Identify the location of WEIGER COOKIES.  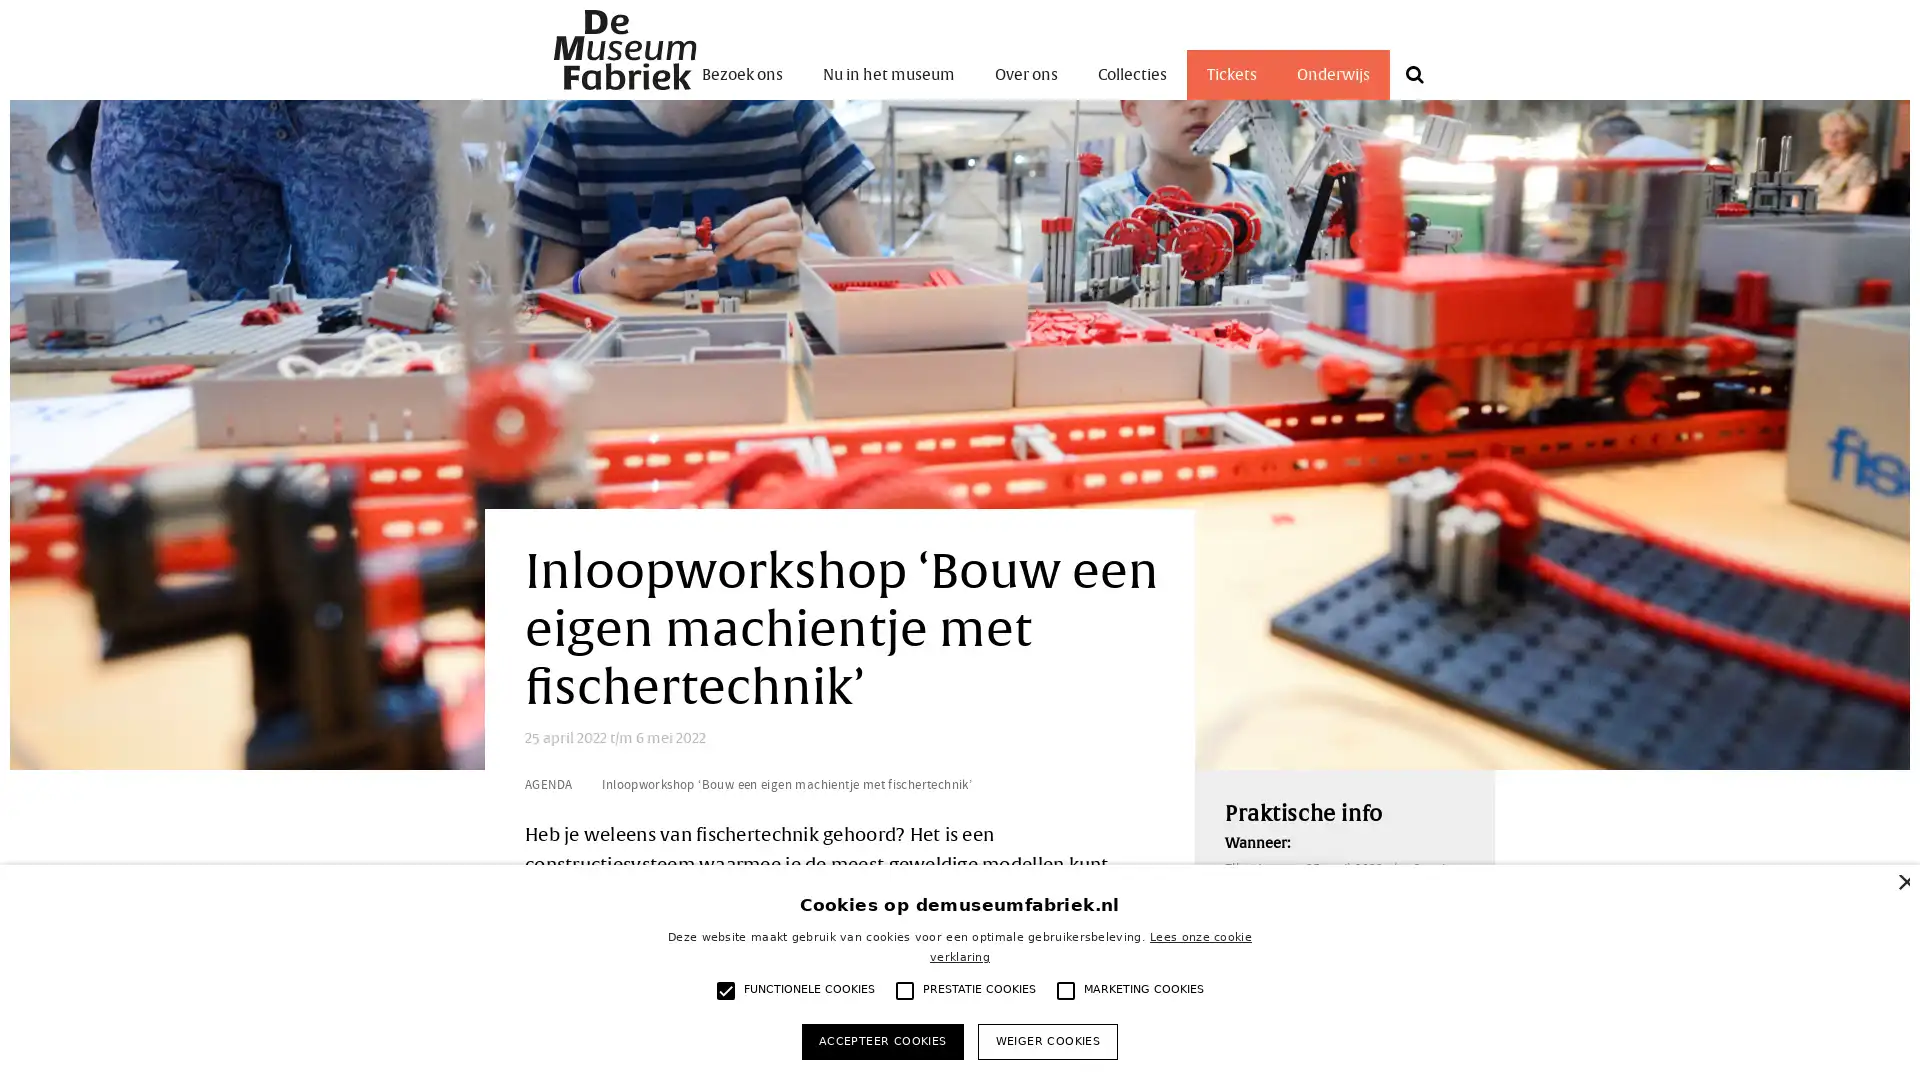
(1046, 1040).